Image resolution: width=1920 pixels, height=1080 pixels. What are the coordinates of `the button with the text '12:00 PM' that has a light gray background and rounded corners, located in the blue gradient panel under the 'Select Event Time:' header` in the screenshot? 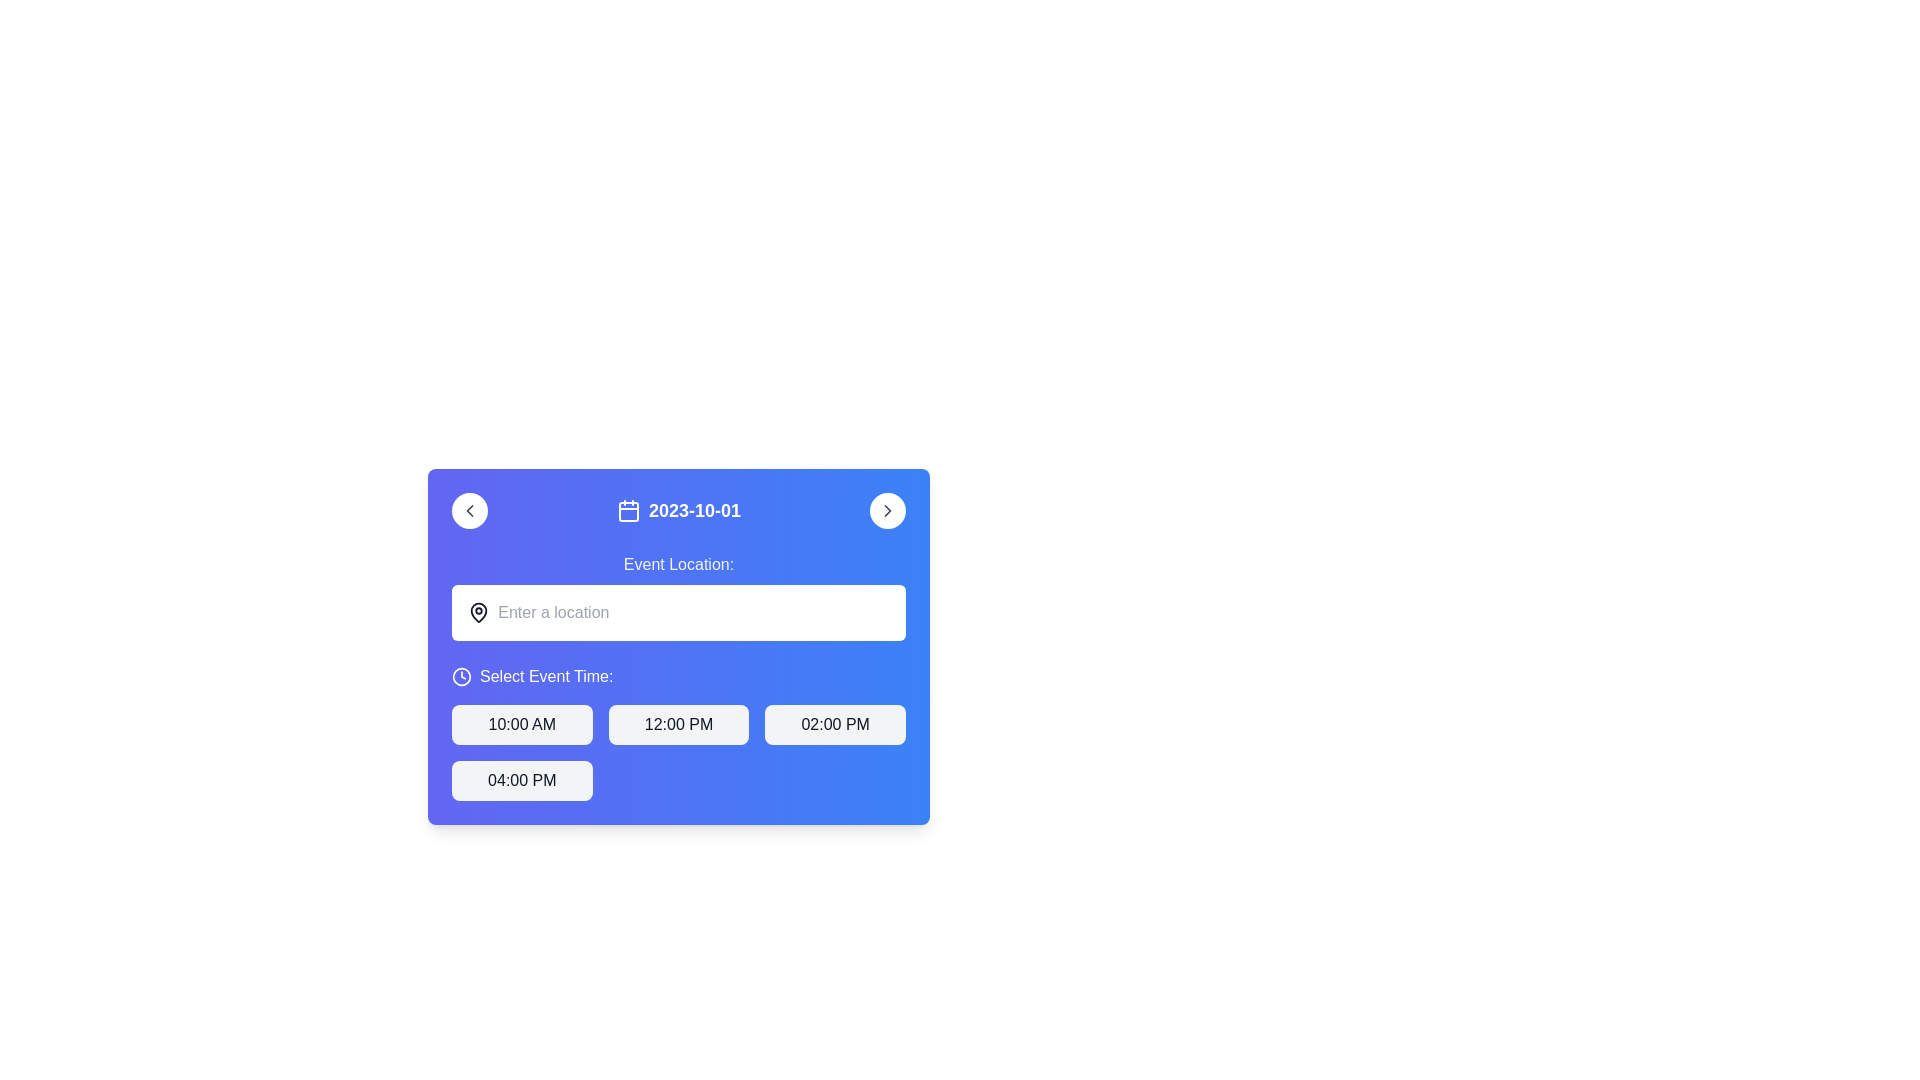 It's located at (678, 712).